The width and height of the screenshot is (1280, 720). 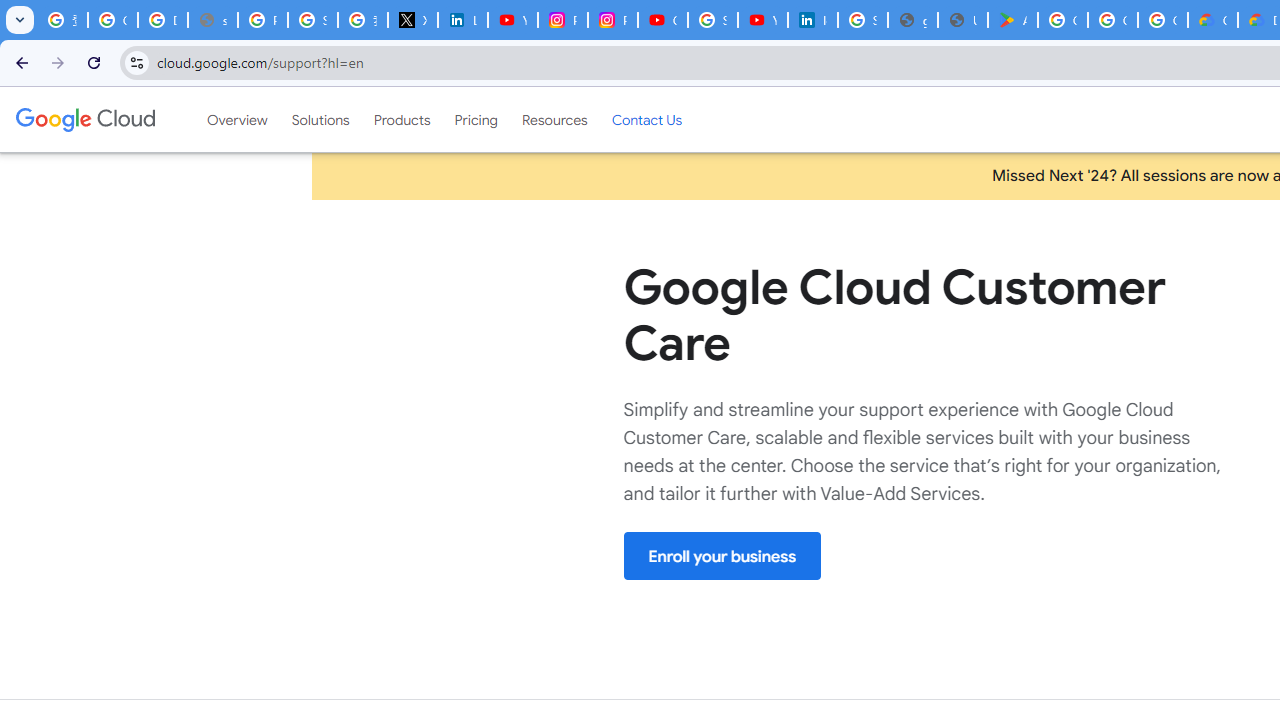 I want to click on 'Google Cloud', so click(x=84, y=119).